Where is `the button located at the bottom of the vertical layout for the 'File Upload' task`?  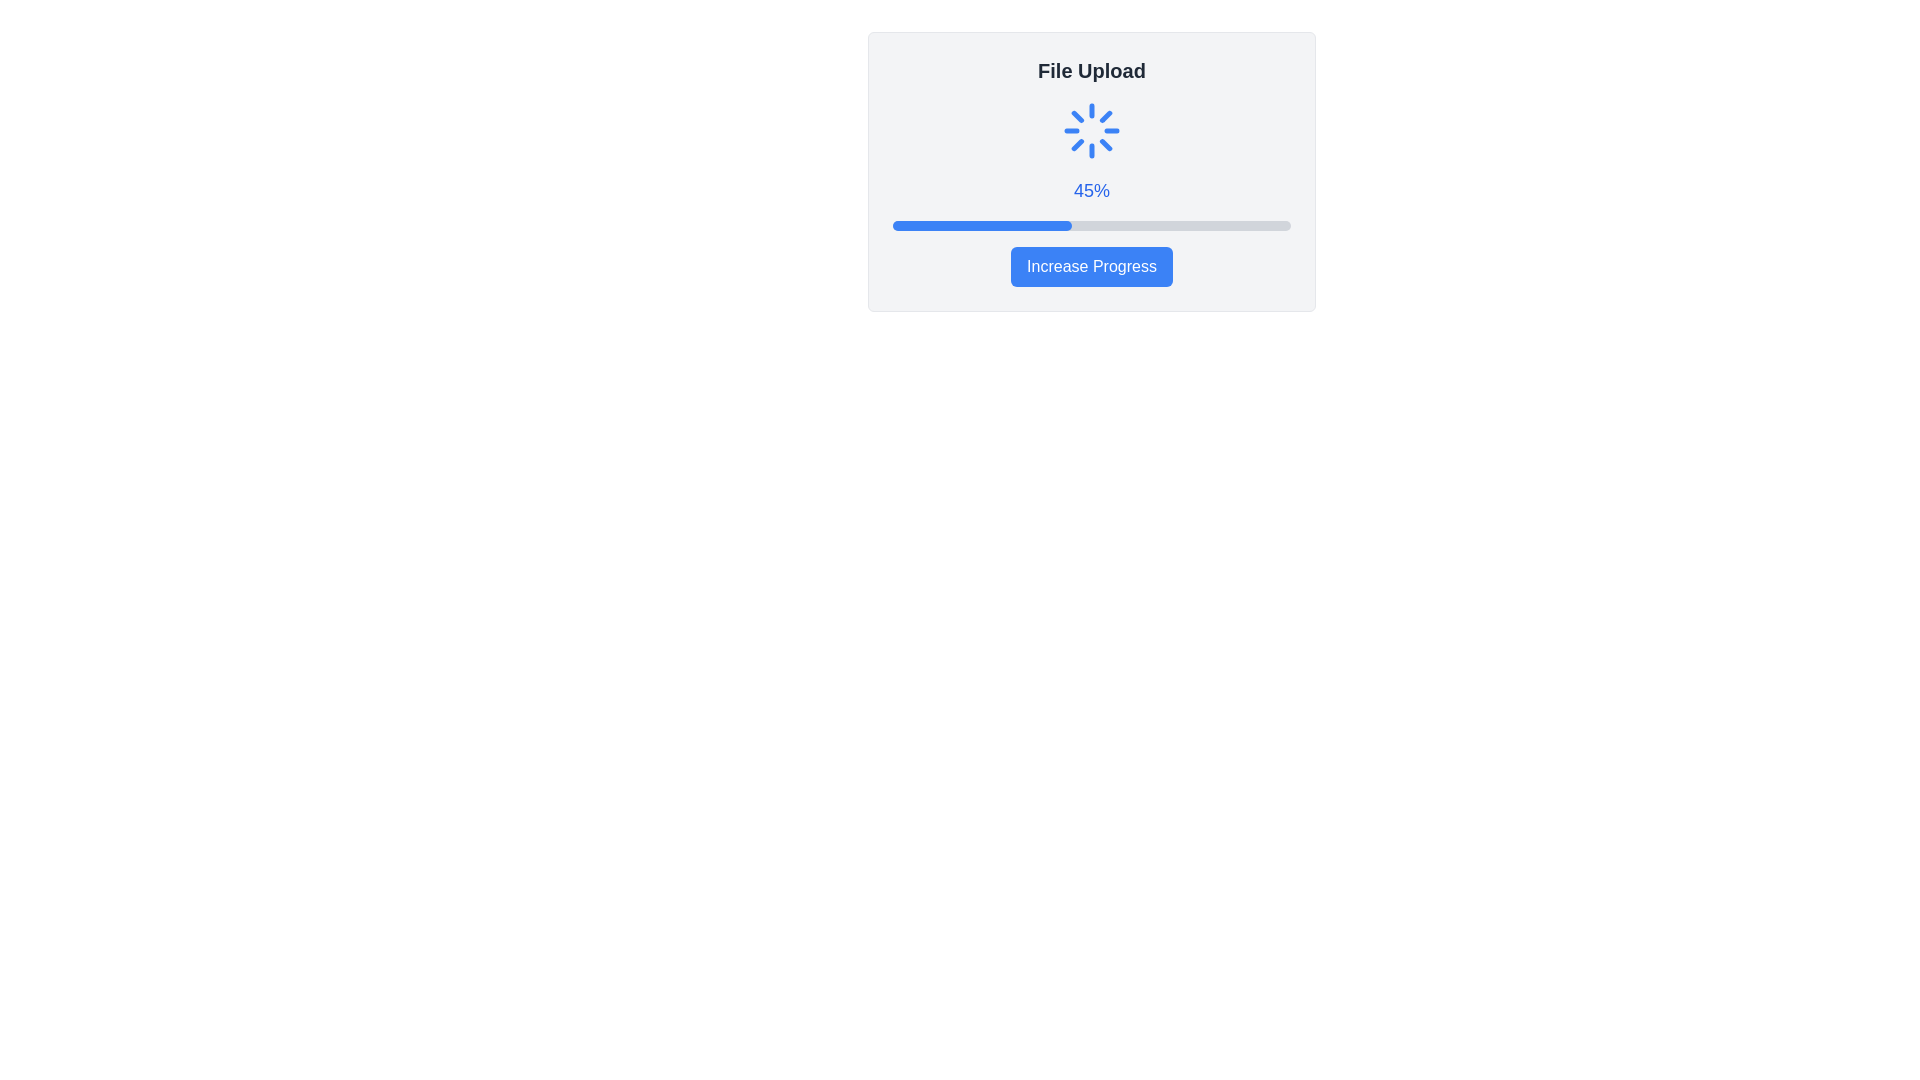
the button located at the bottom of the vertical layout for the 'File Upload' task is located at coordinates (1090, 265).